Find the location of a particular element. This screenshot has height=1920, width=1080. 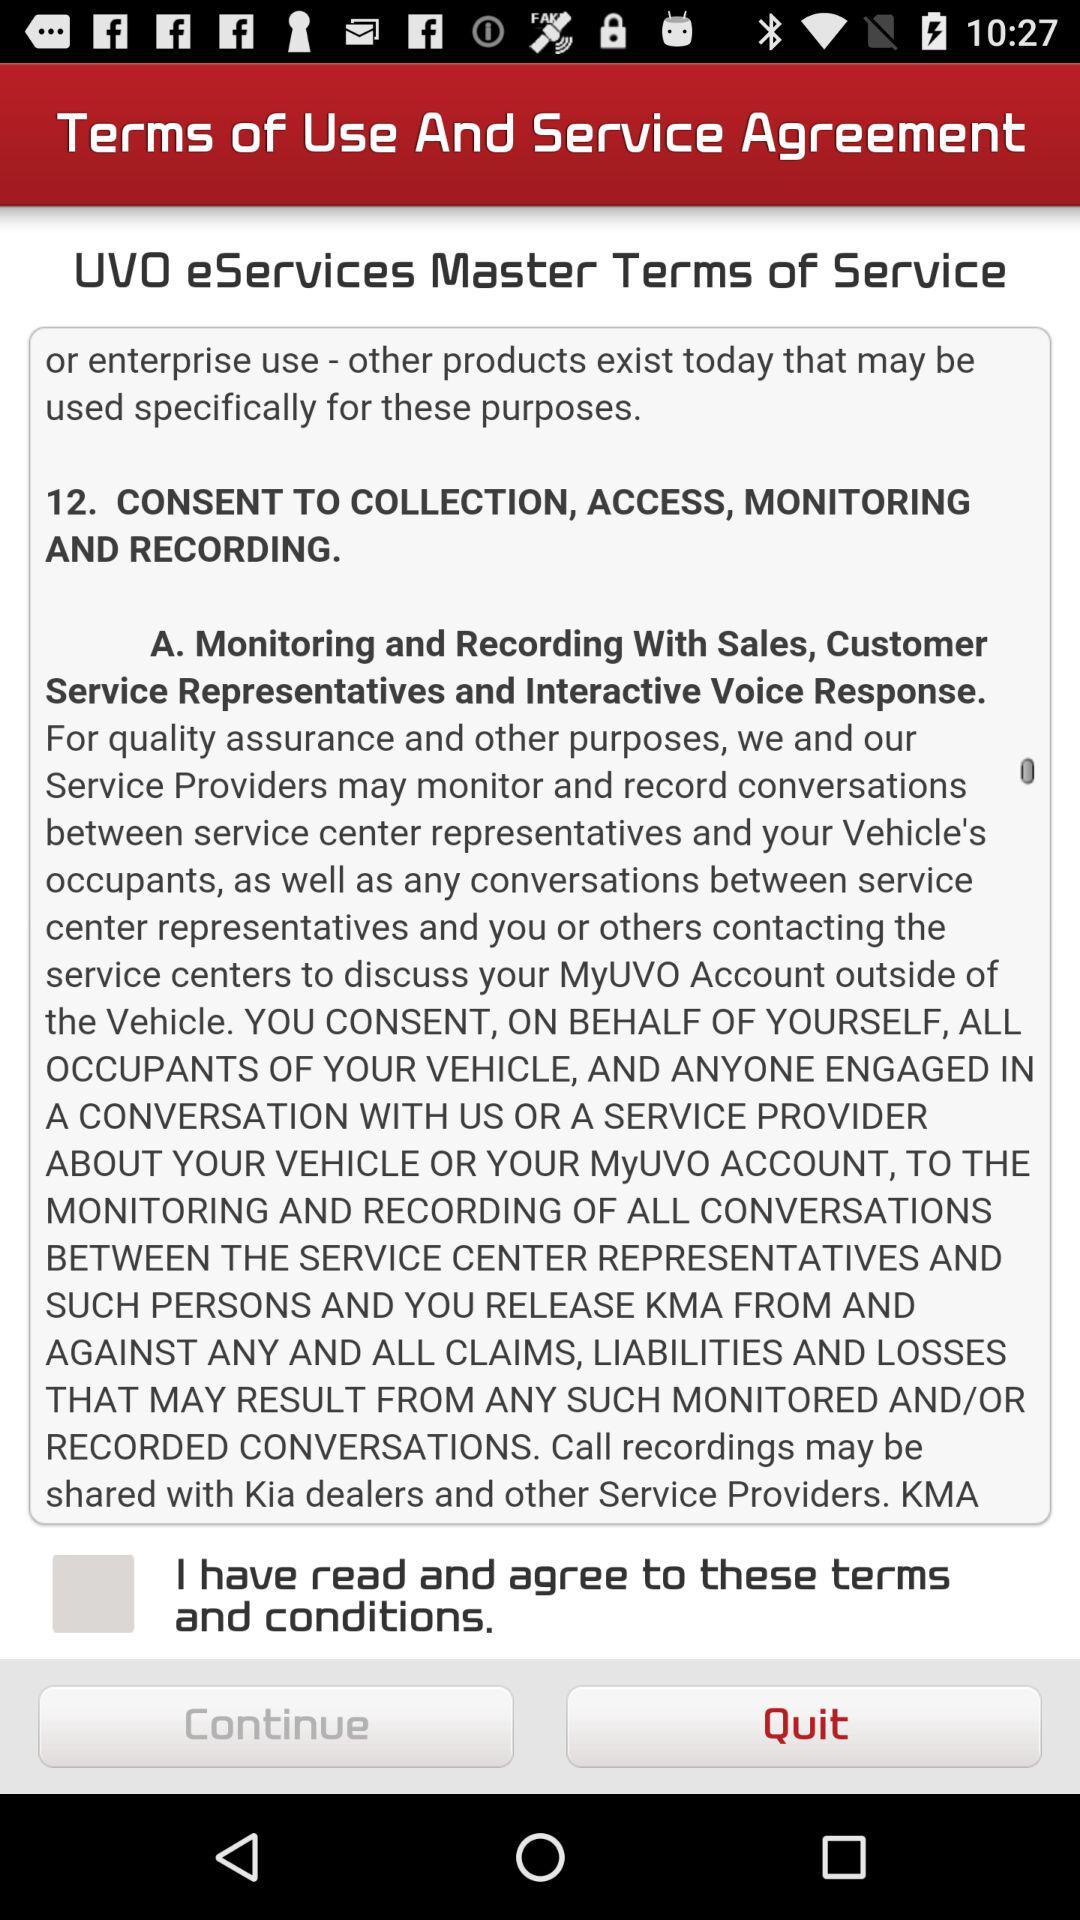

icon button is located at coordinates (93, 1592).